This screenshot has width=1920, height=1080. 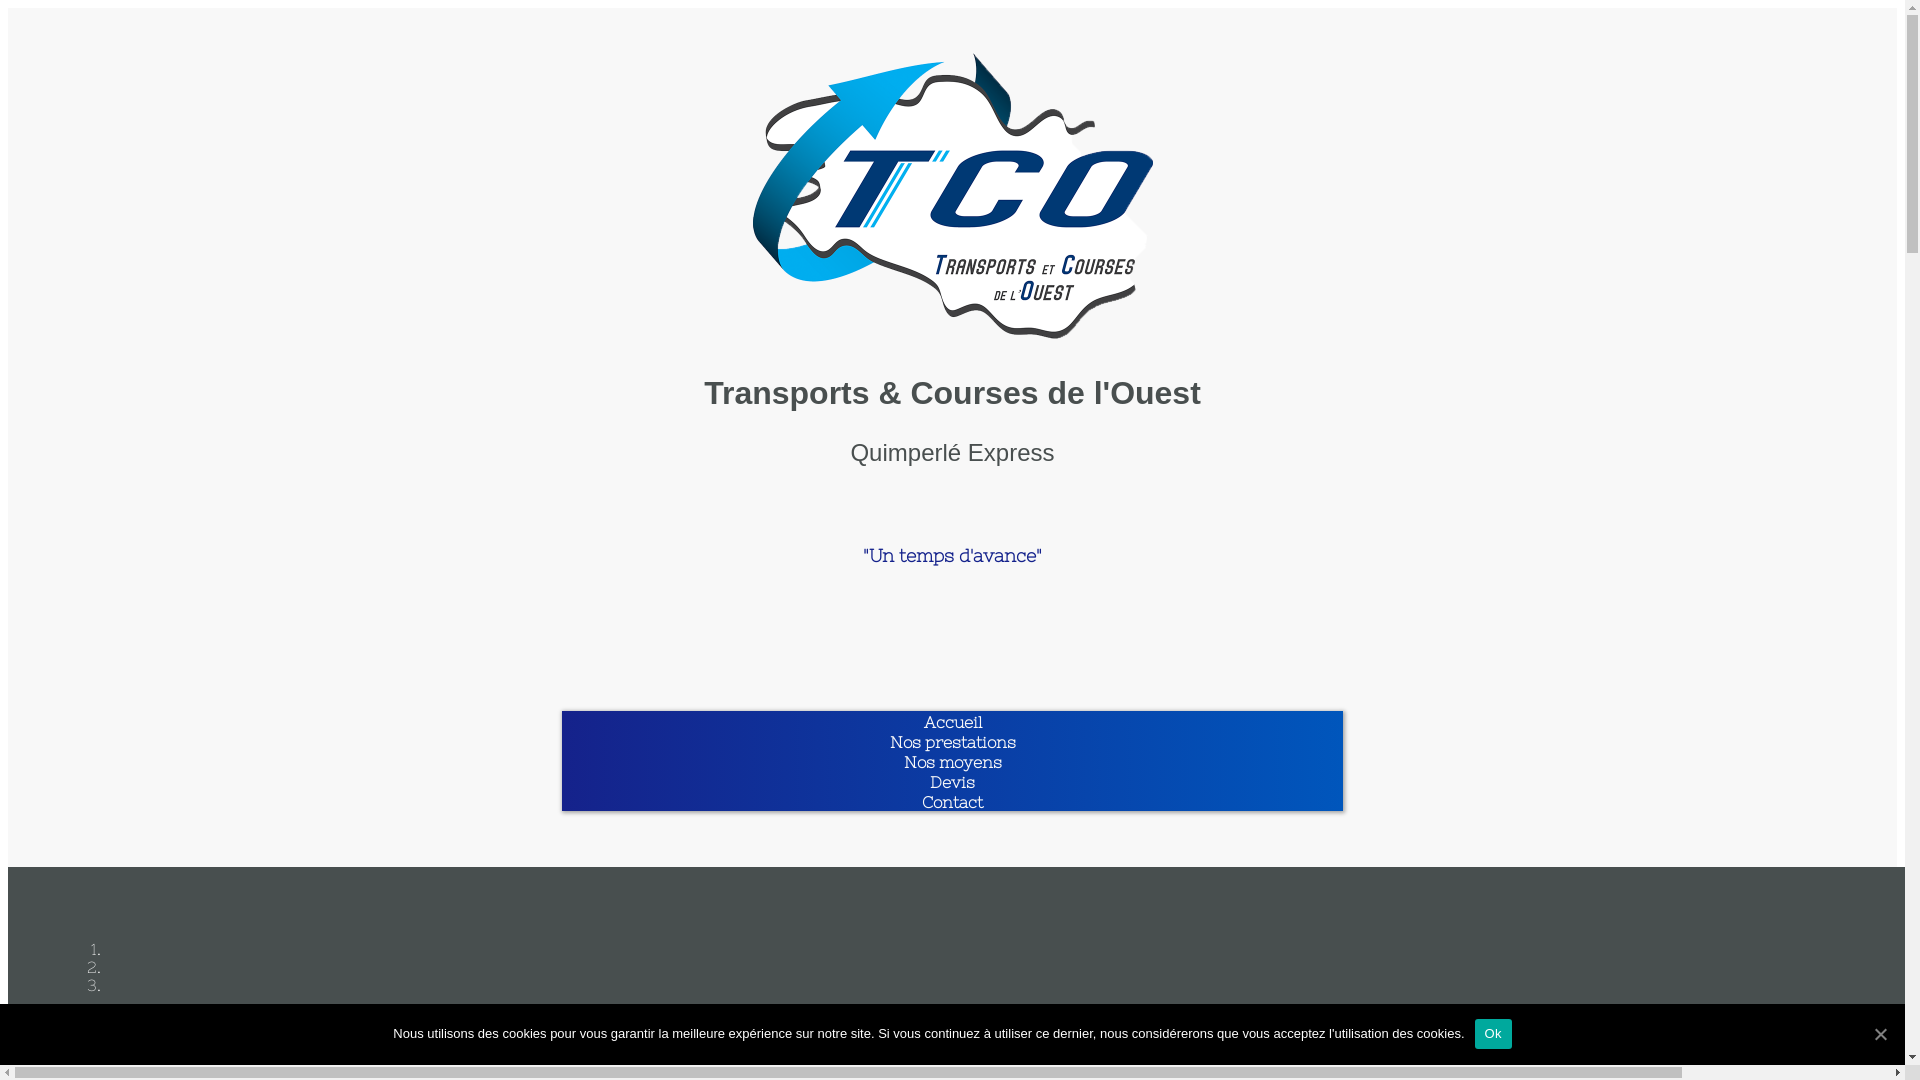 What do you see at coordinates (952, 762) in the screenshot?
I see `'Nos moyens'` at bounding box center [952, 762].